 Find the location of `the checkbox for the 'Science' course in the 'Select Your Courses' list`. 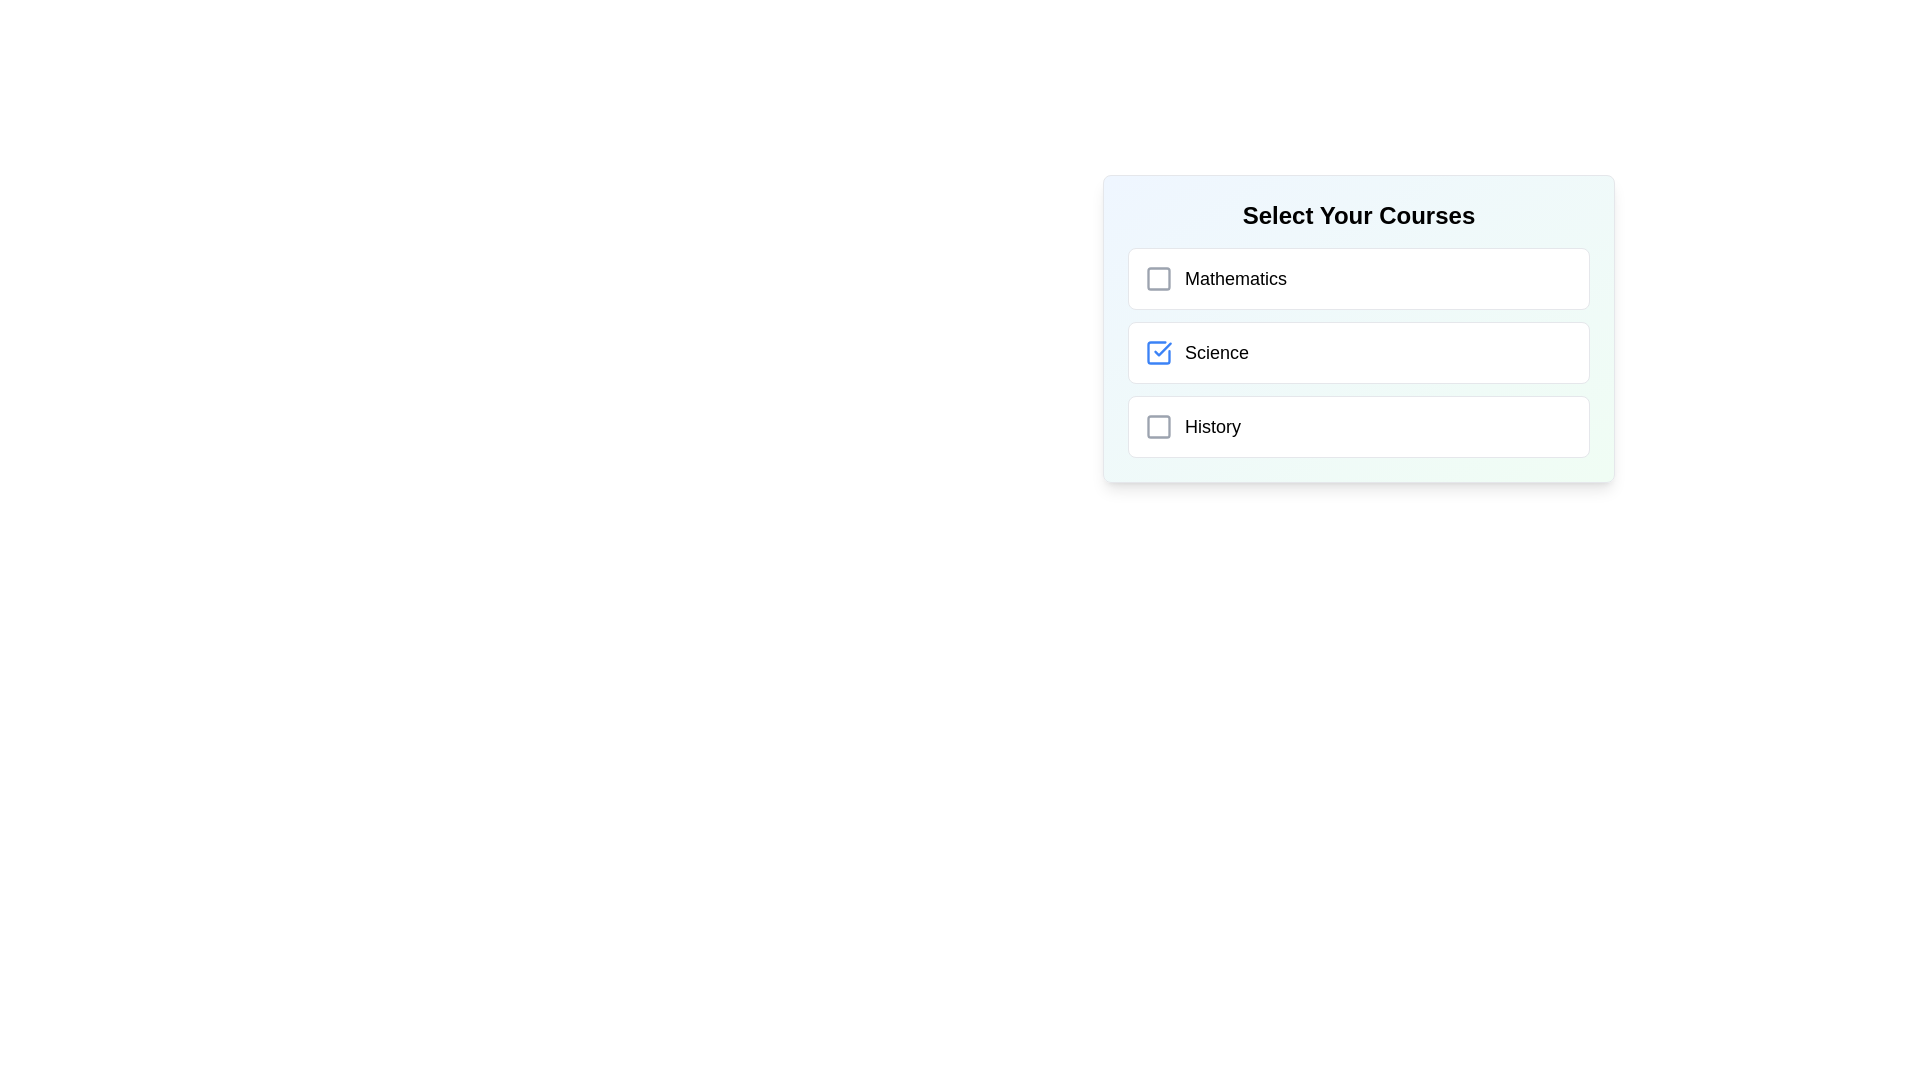

the checkbox for the 'Science' course in the 'Select Your Courses' list is located at coordinates (1158, 352).